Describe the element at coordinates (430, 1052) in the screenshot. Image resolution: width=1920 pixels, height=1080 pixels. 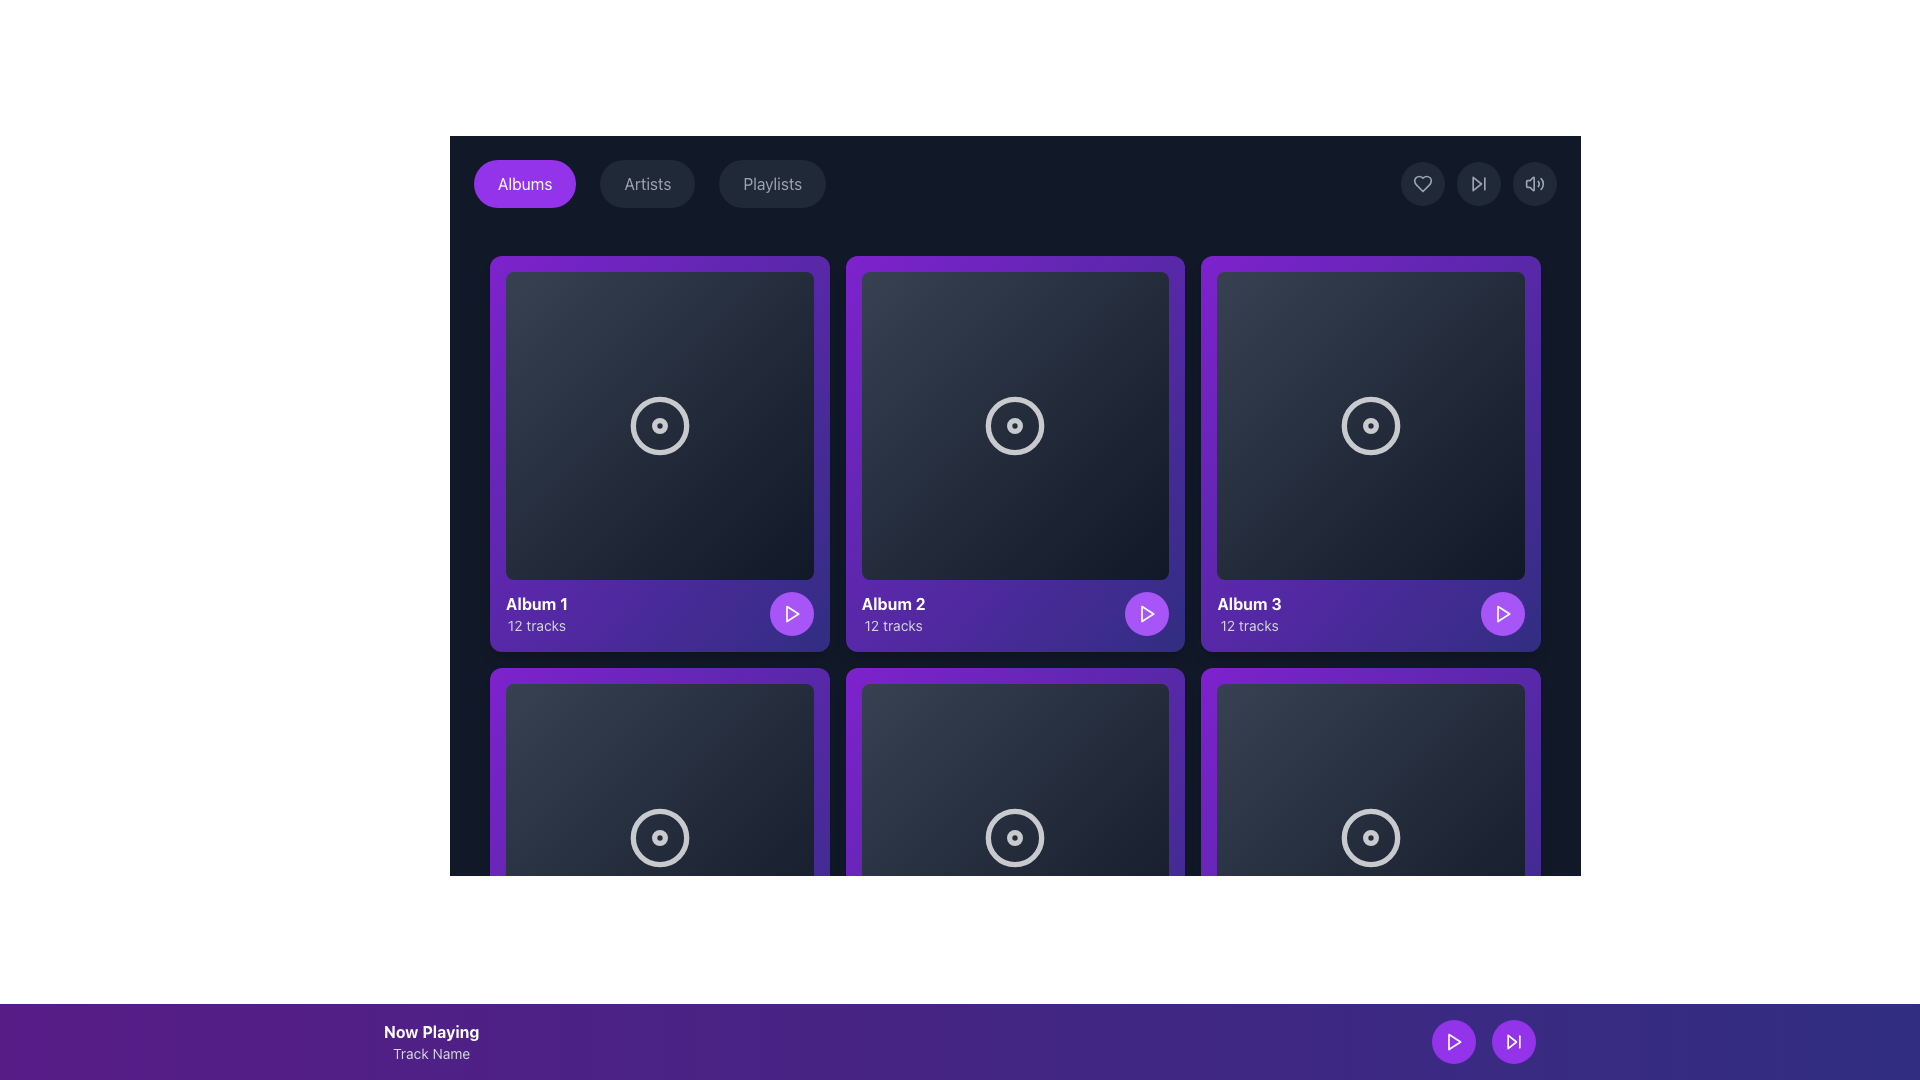
I see `the 'Track Name' text label, which is displayed in a small-sized, gray-colored font beneath 'Now Playing' in a purple footer section` at that location.